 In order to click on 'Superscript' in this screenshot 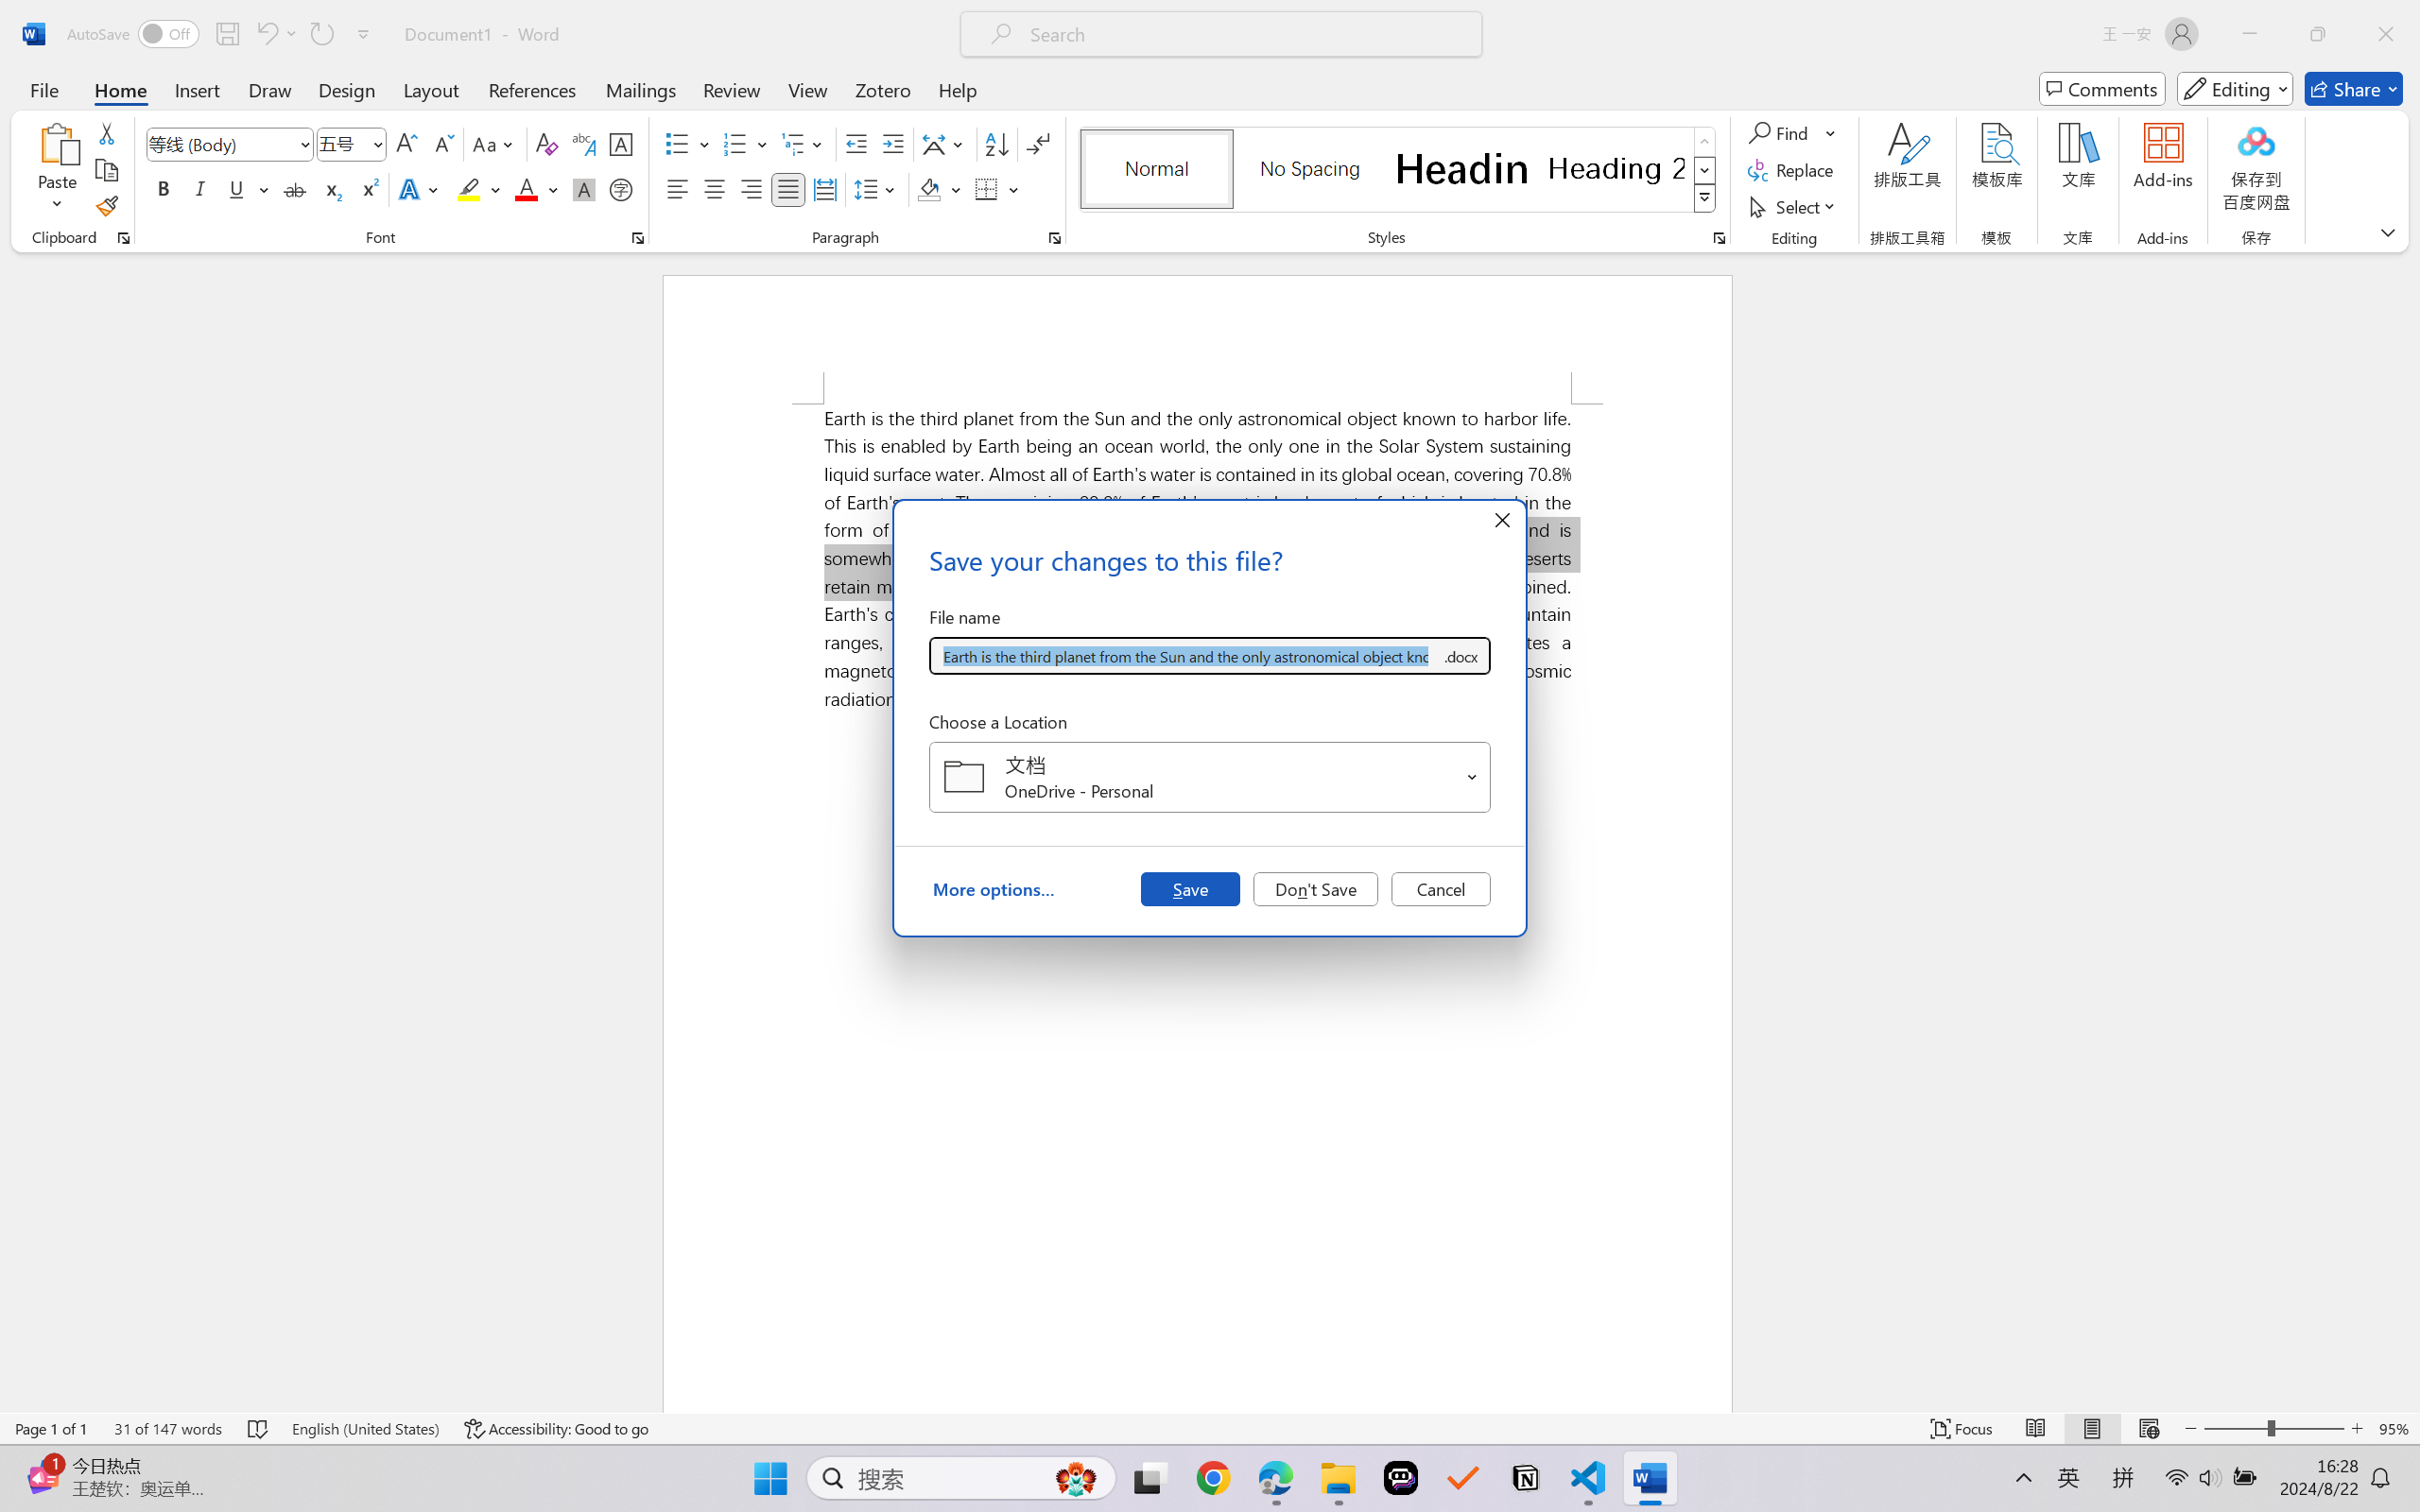, I will do `click(367, 188)`.